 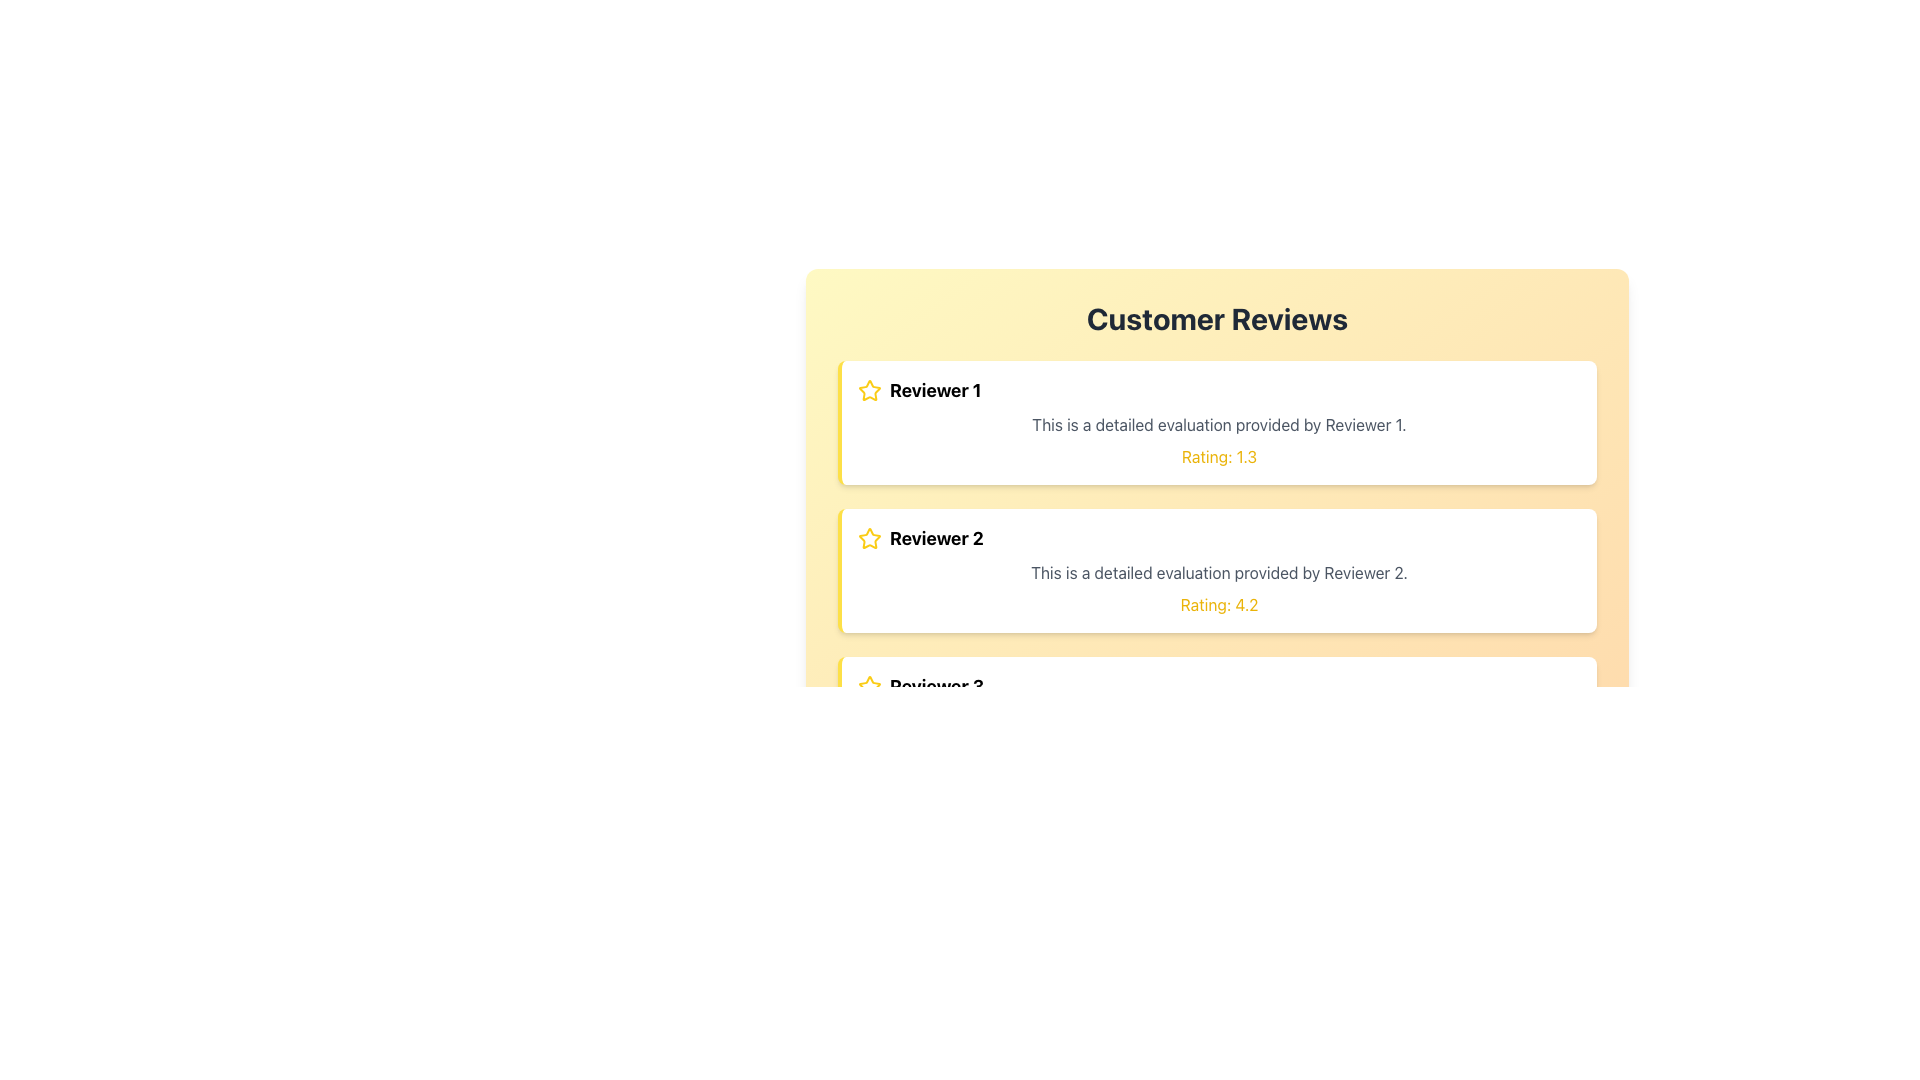 What do you see at coordinates (869, 538) in the screenshot?
I see `the star icon that indicates a rating, located in the second review card next to the text 'Reviewer 2'` at bounding box center [869, 538].